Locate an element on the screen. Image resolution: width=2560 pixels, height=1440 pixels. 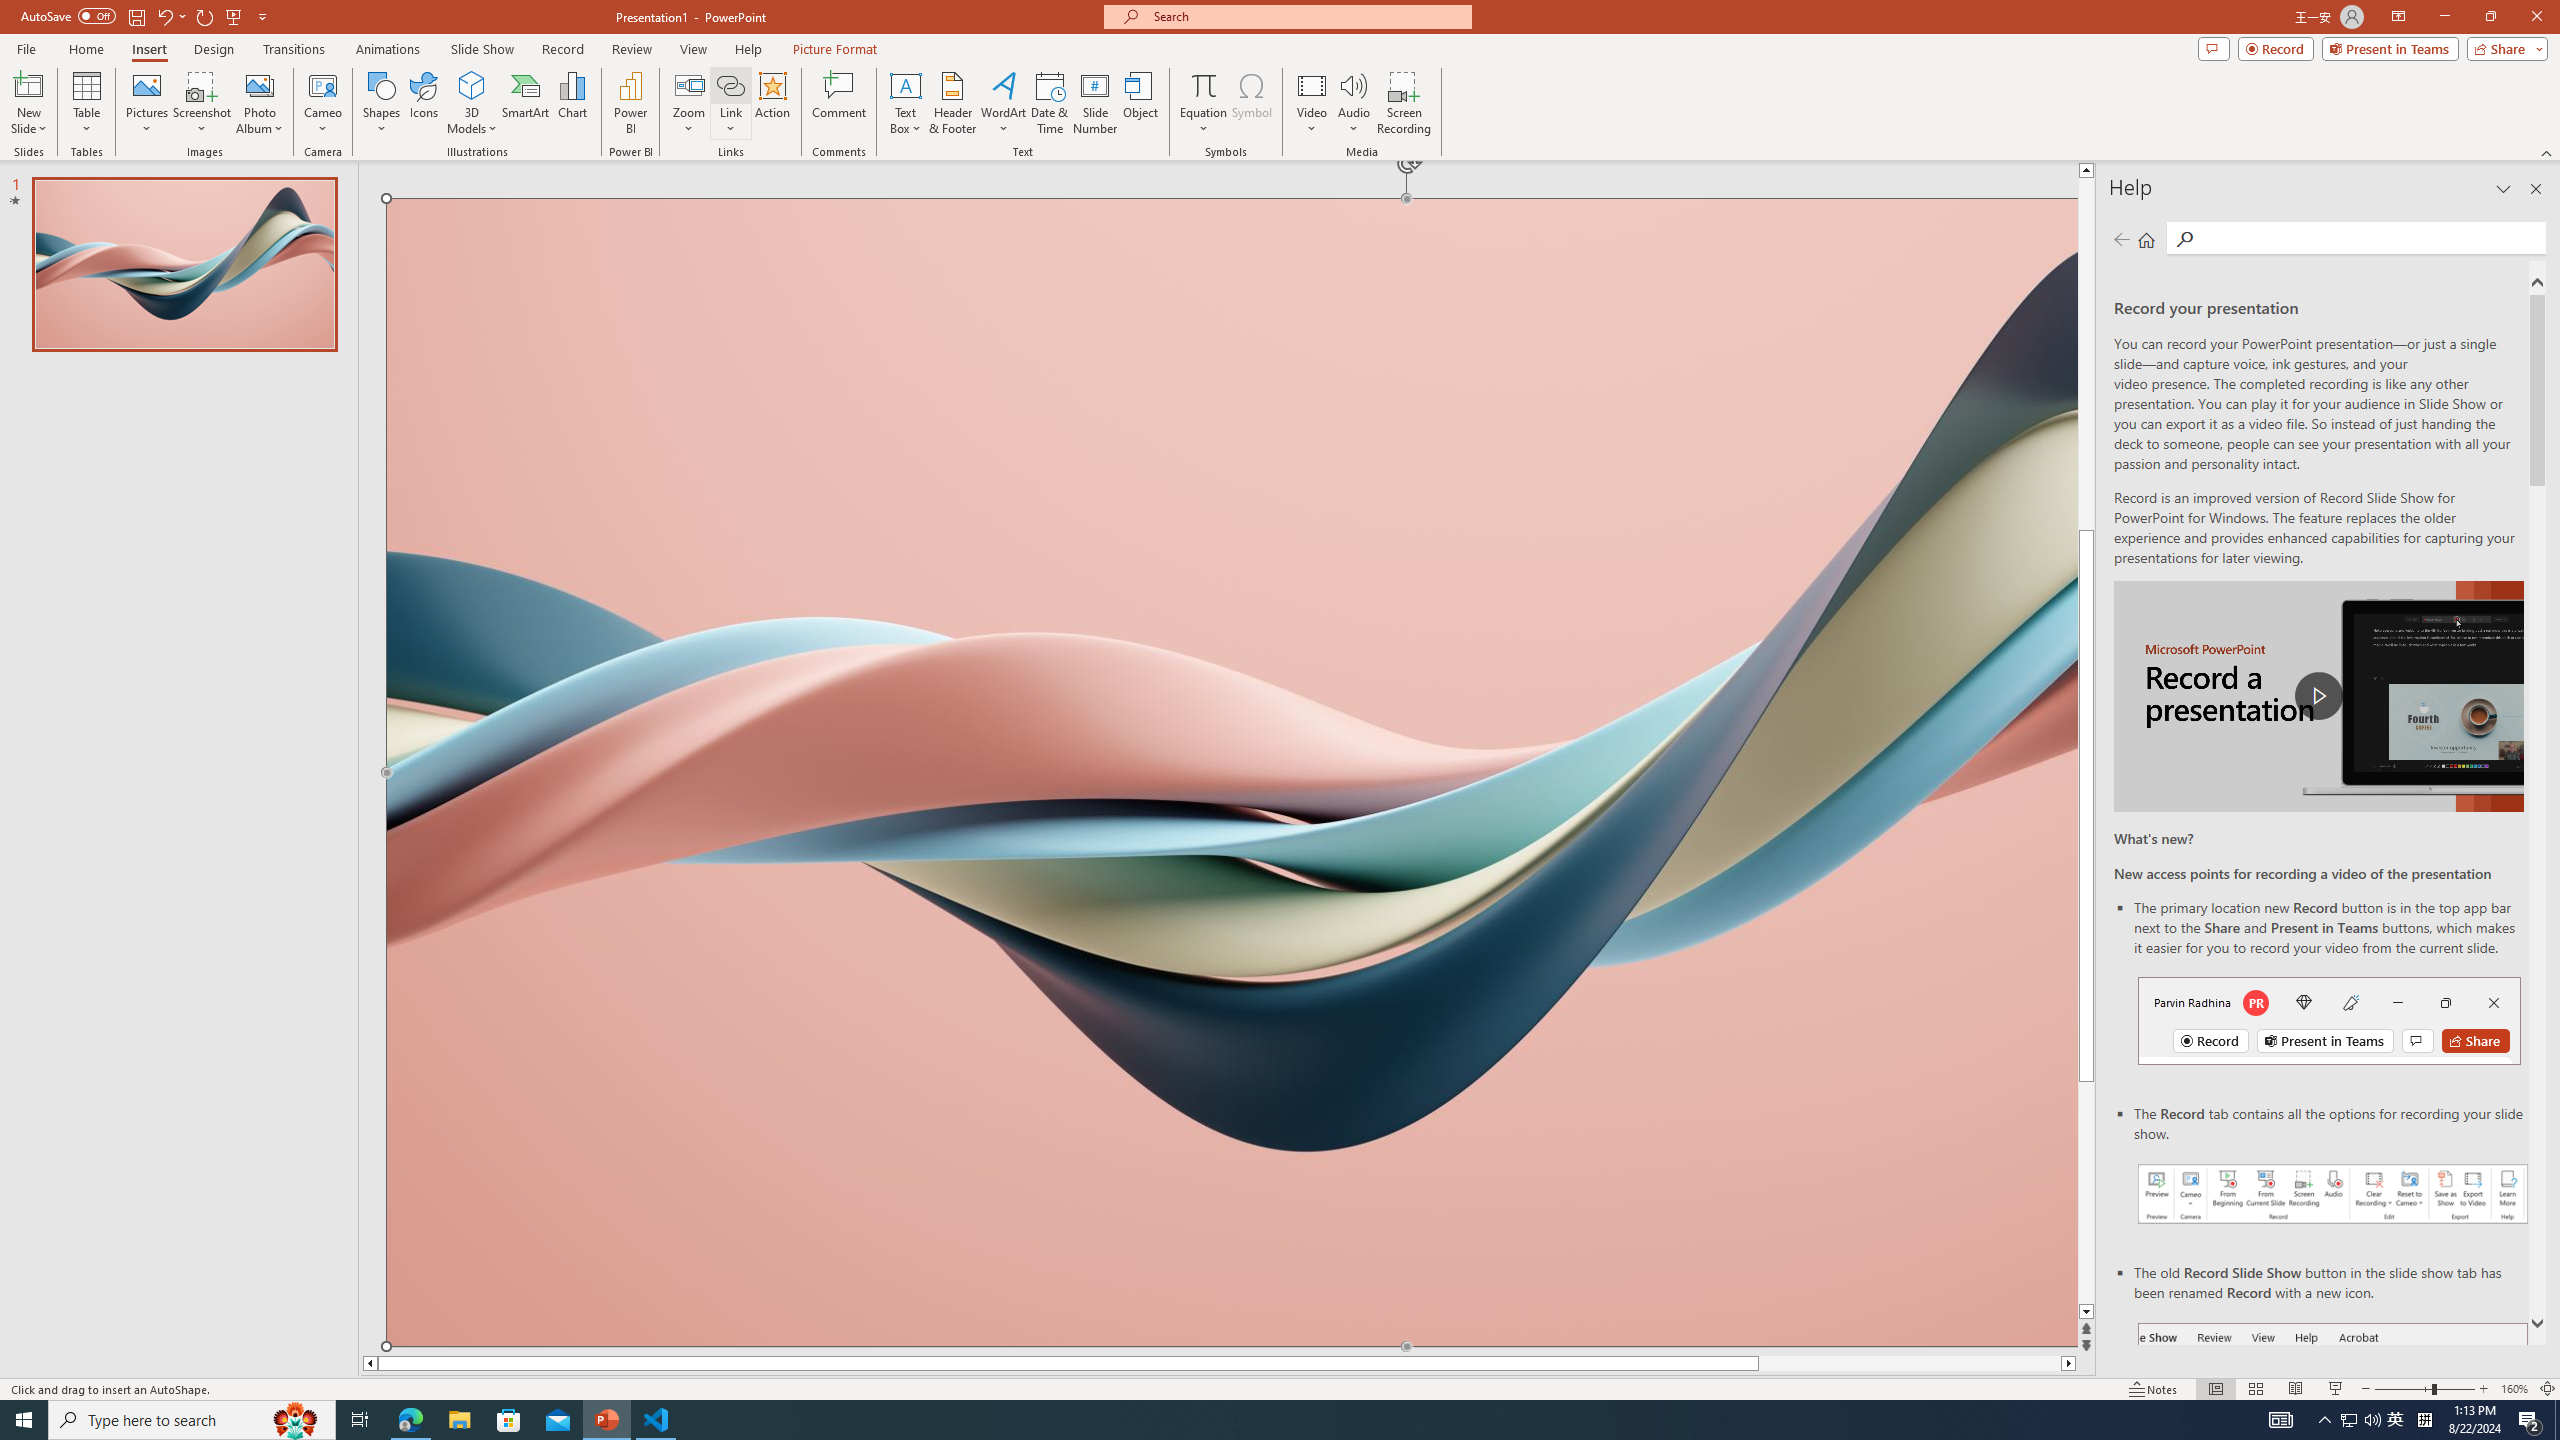
'Draw Horizontal Text Box' is located at coordinates (905, 84).